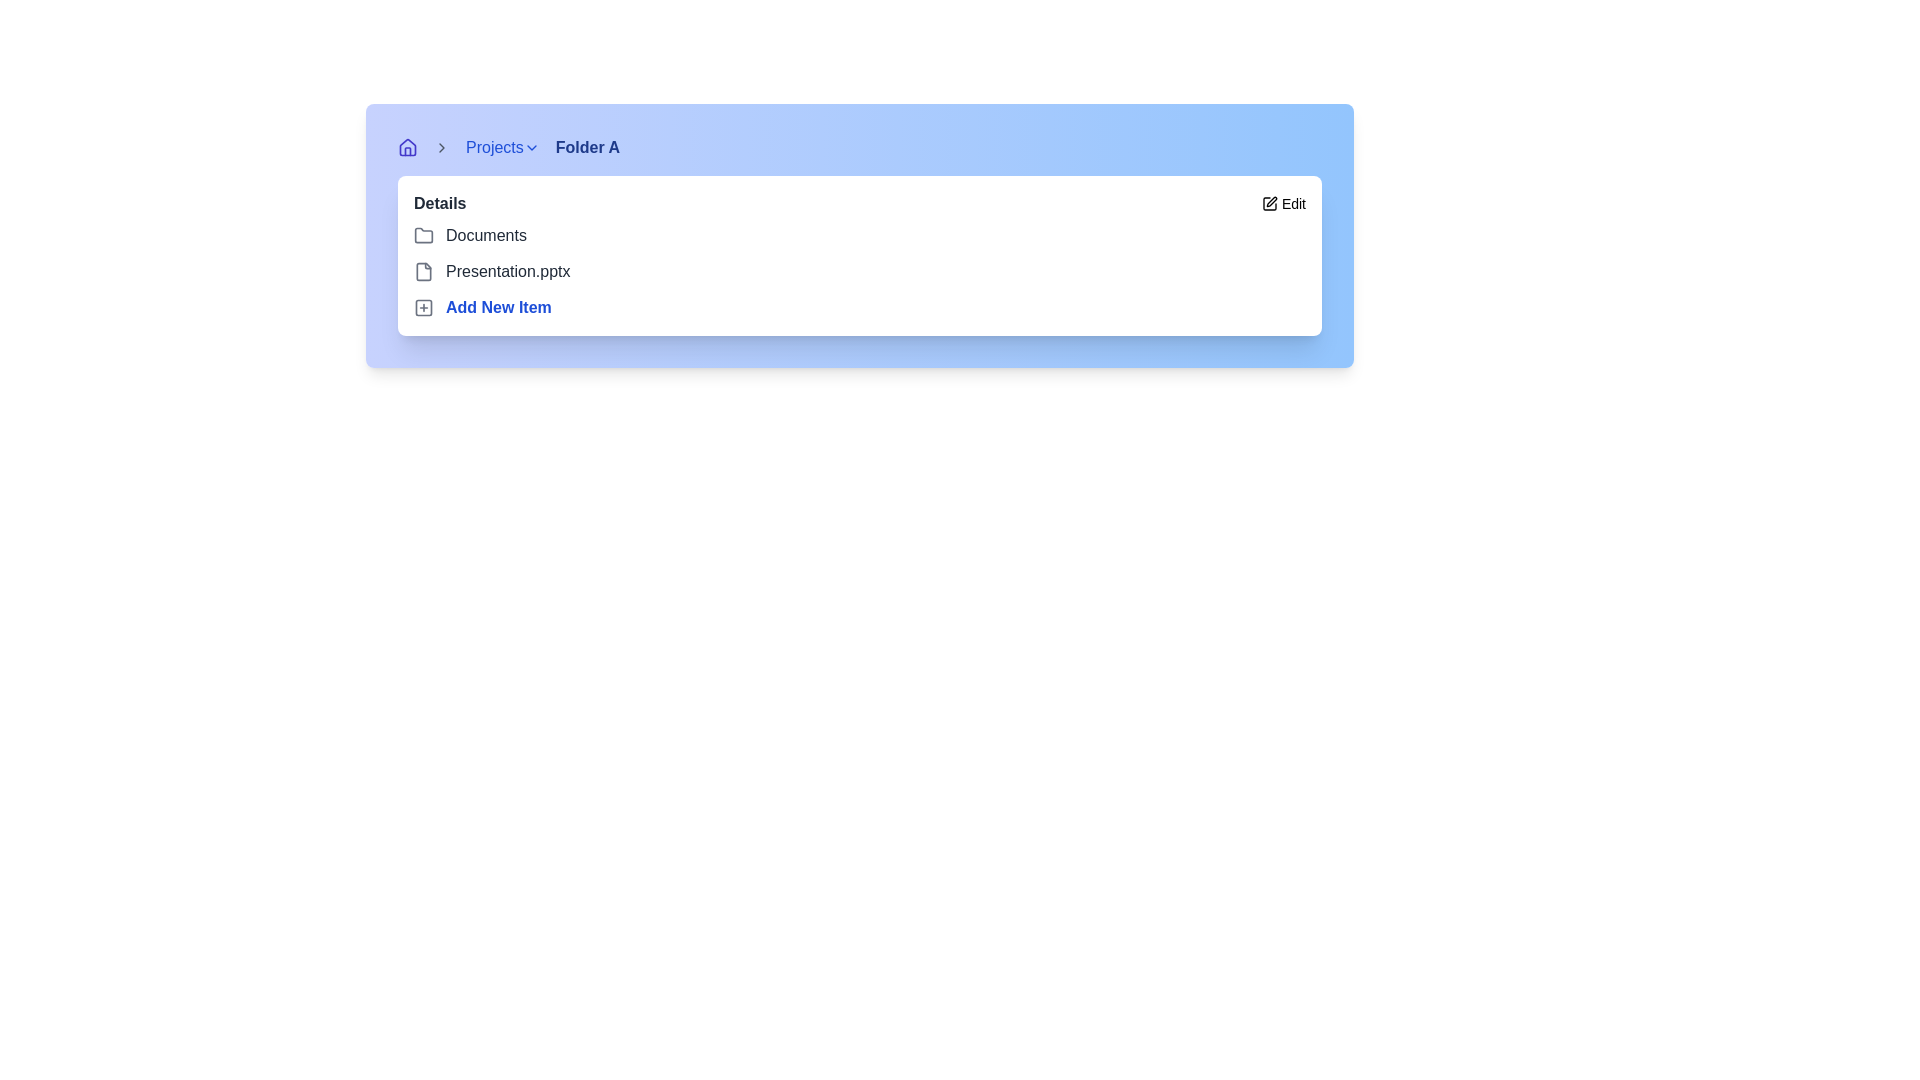 This screenshot has width=1920, height=1080. I want to click on the folder icon with a gray outline located in the top left corner of the 'Documents' list item, so click(422, 234).